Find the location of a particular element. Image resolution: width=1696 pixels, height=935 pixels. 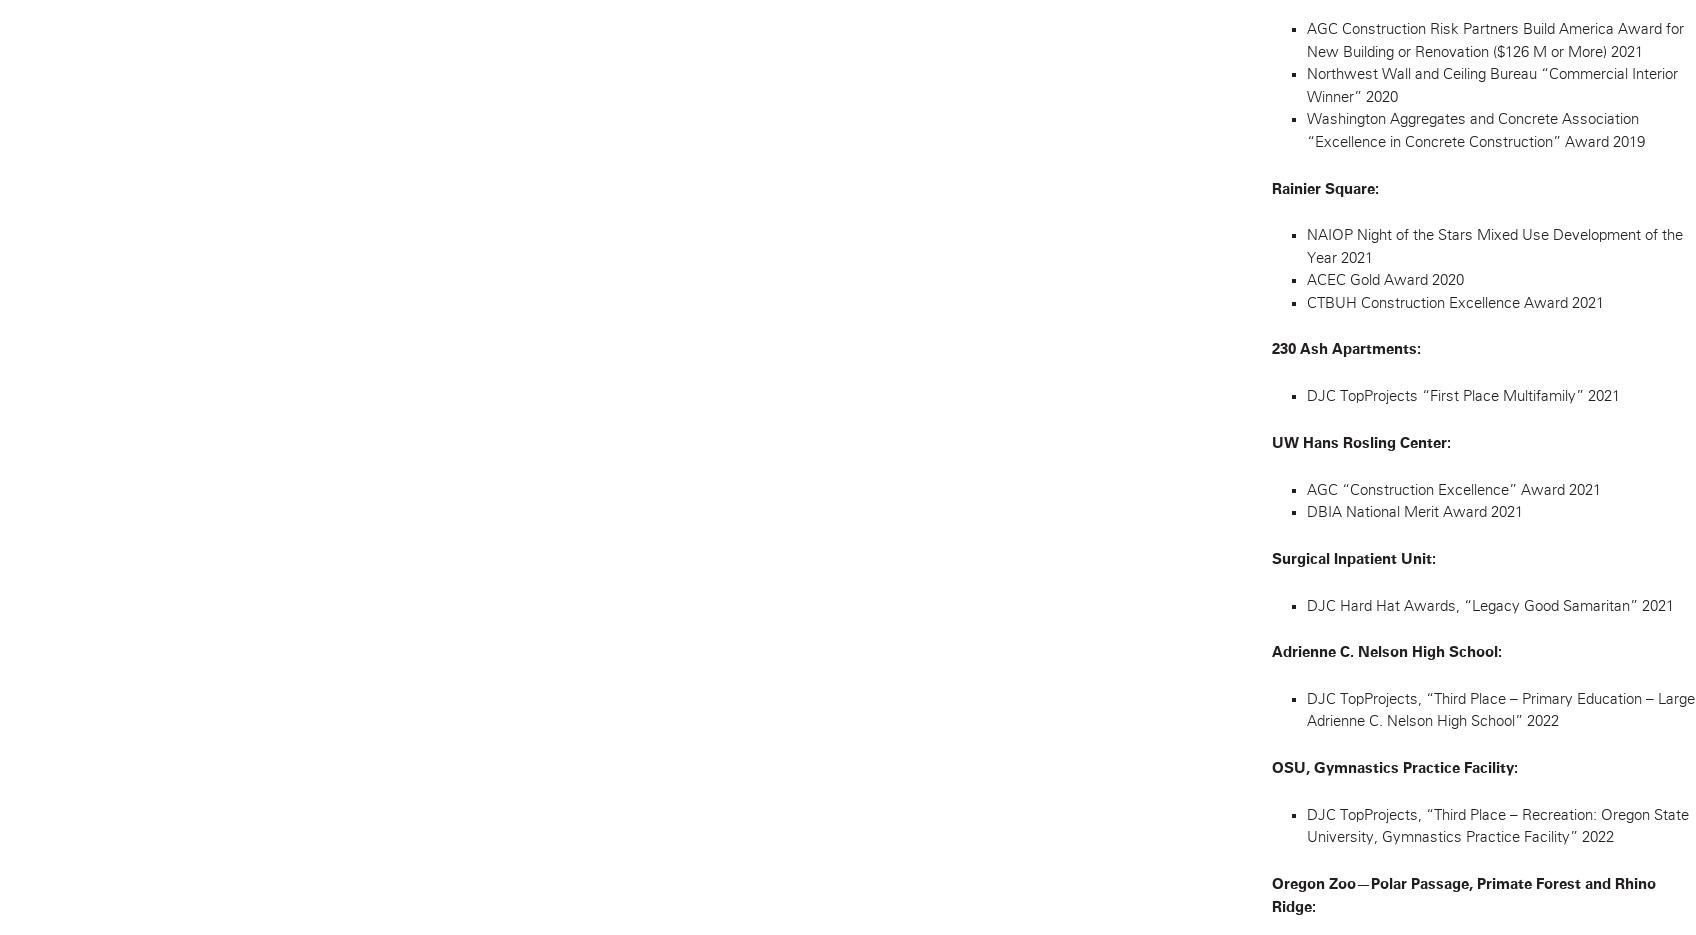

'DJC Hard Hat Awards, “Legacy Good Samaritan” 2021' is located at coordinates (1488, 604).